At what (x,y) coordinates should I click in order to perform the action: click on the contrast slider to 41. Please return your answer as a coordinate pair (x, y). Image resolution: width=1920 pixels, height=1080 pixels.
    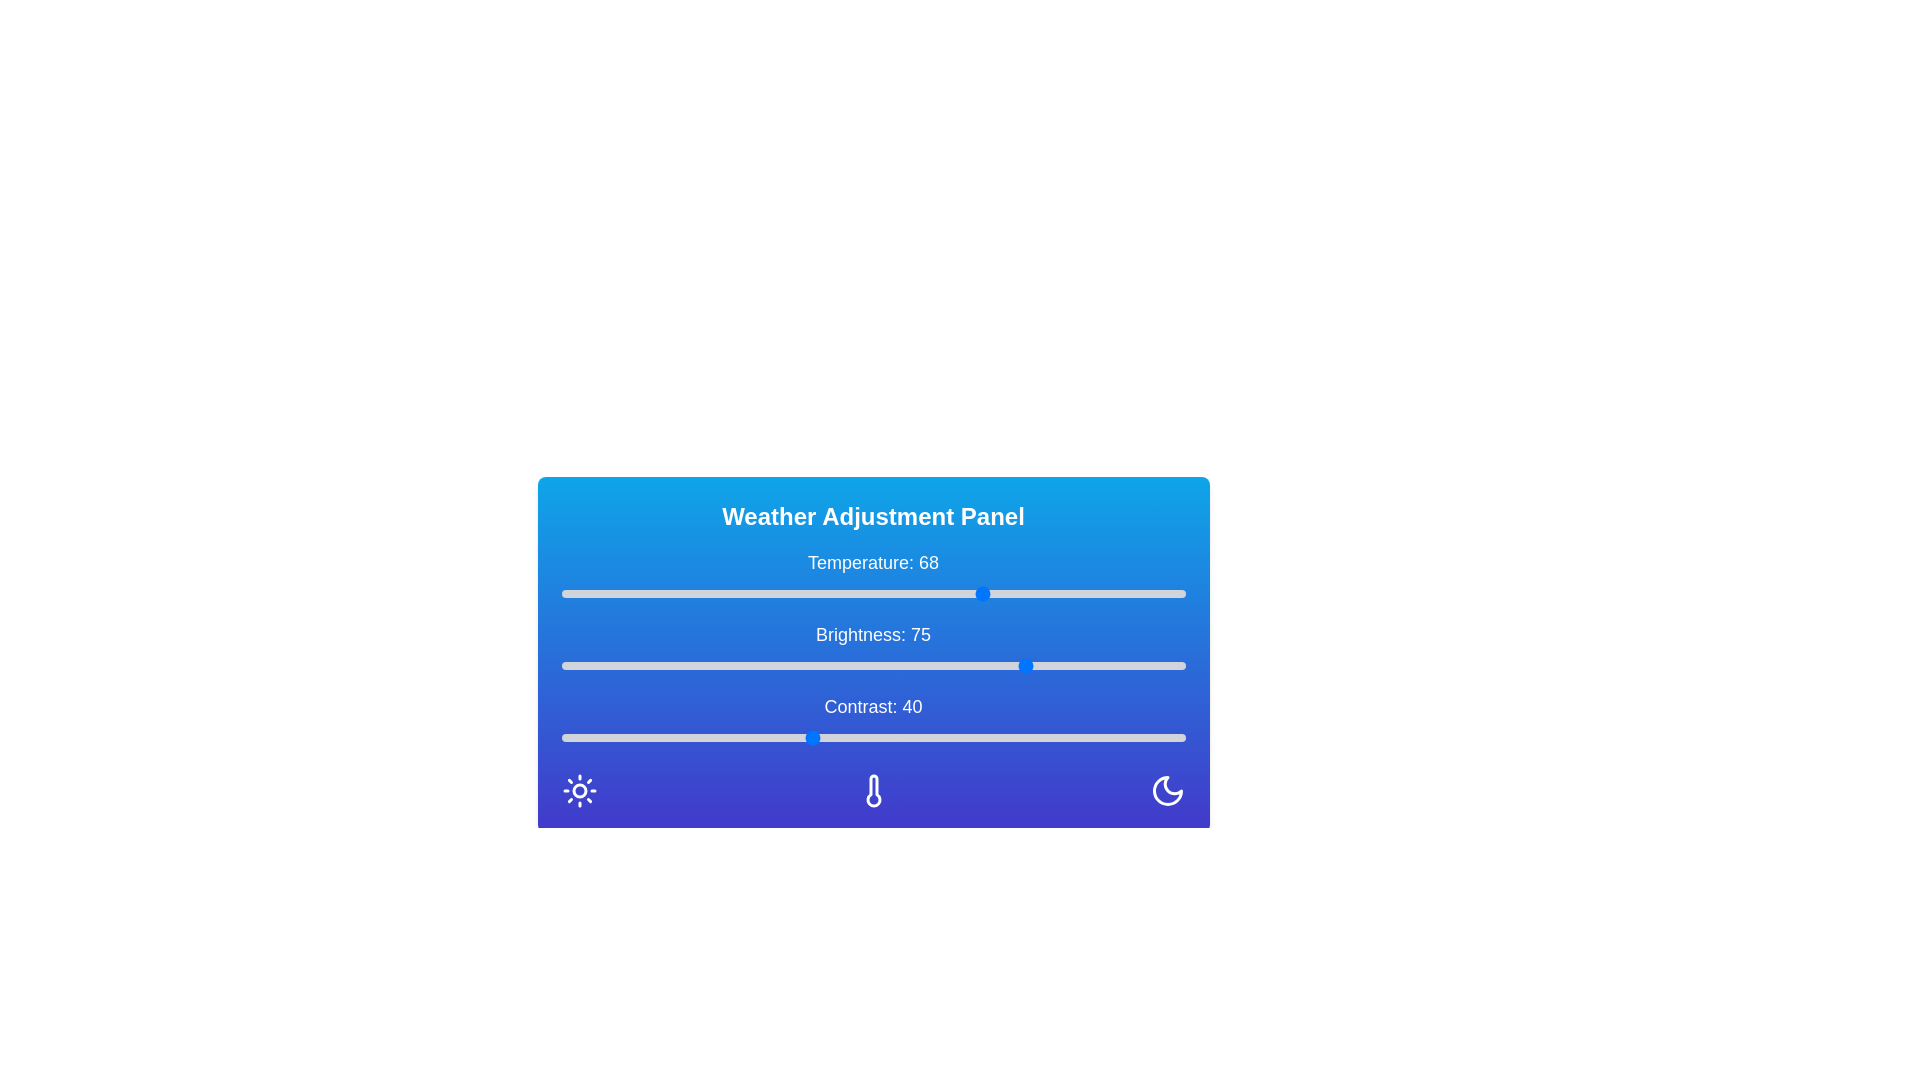
    Looking at the image, I should click on (817, 737).